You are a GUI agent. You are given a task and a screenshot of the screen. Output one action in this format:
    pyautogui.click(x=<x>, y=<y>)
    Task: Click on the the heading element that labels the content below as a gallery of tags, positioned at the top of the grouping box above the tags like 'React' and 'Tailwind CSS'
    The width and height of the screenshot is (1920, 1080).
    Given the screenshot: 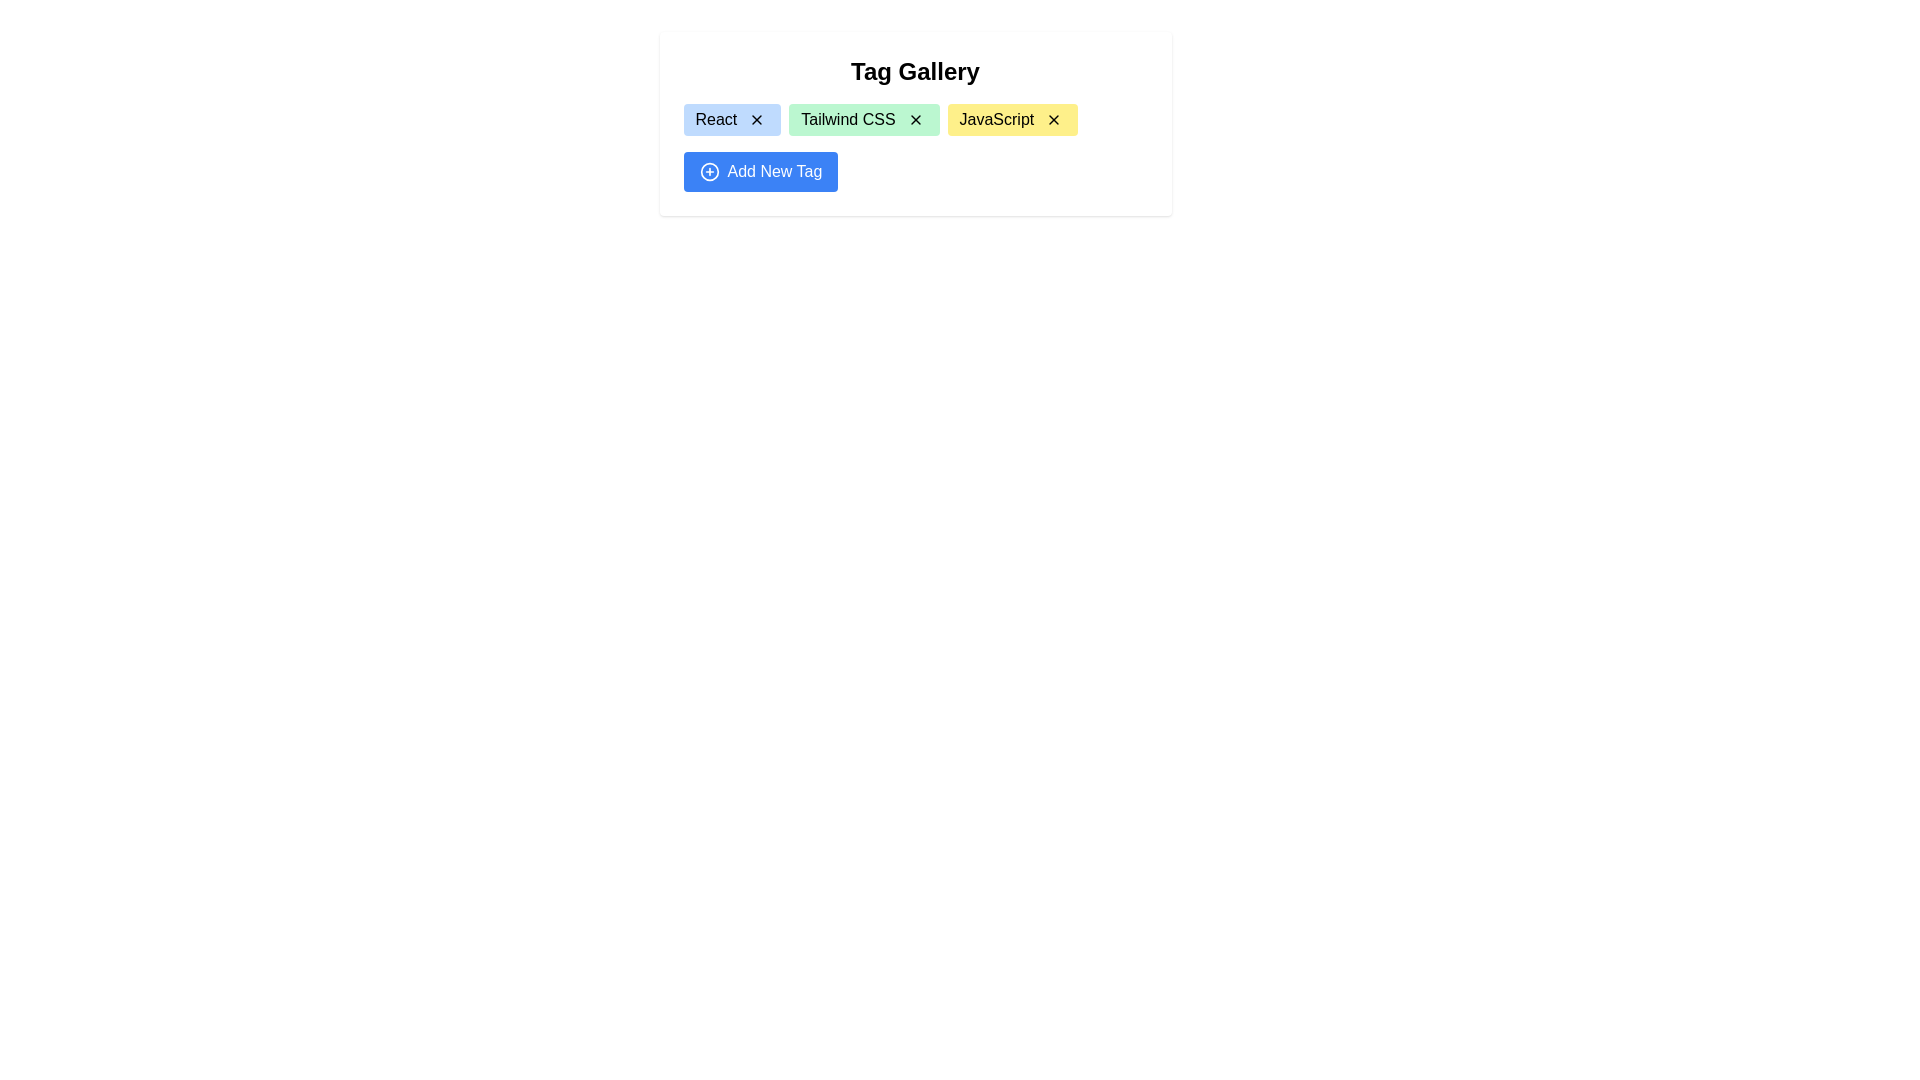 What is the action you would take?
    pyautogui.click(x=914, y=71)
    